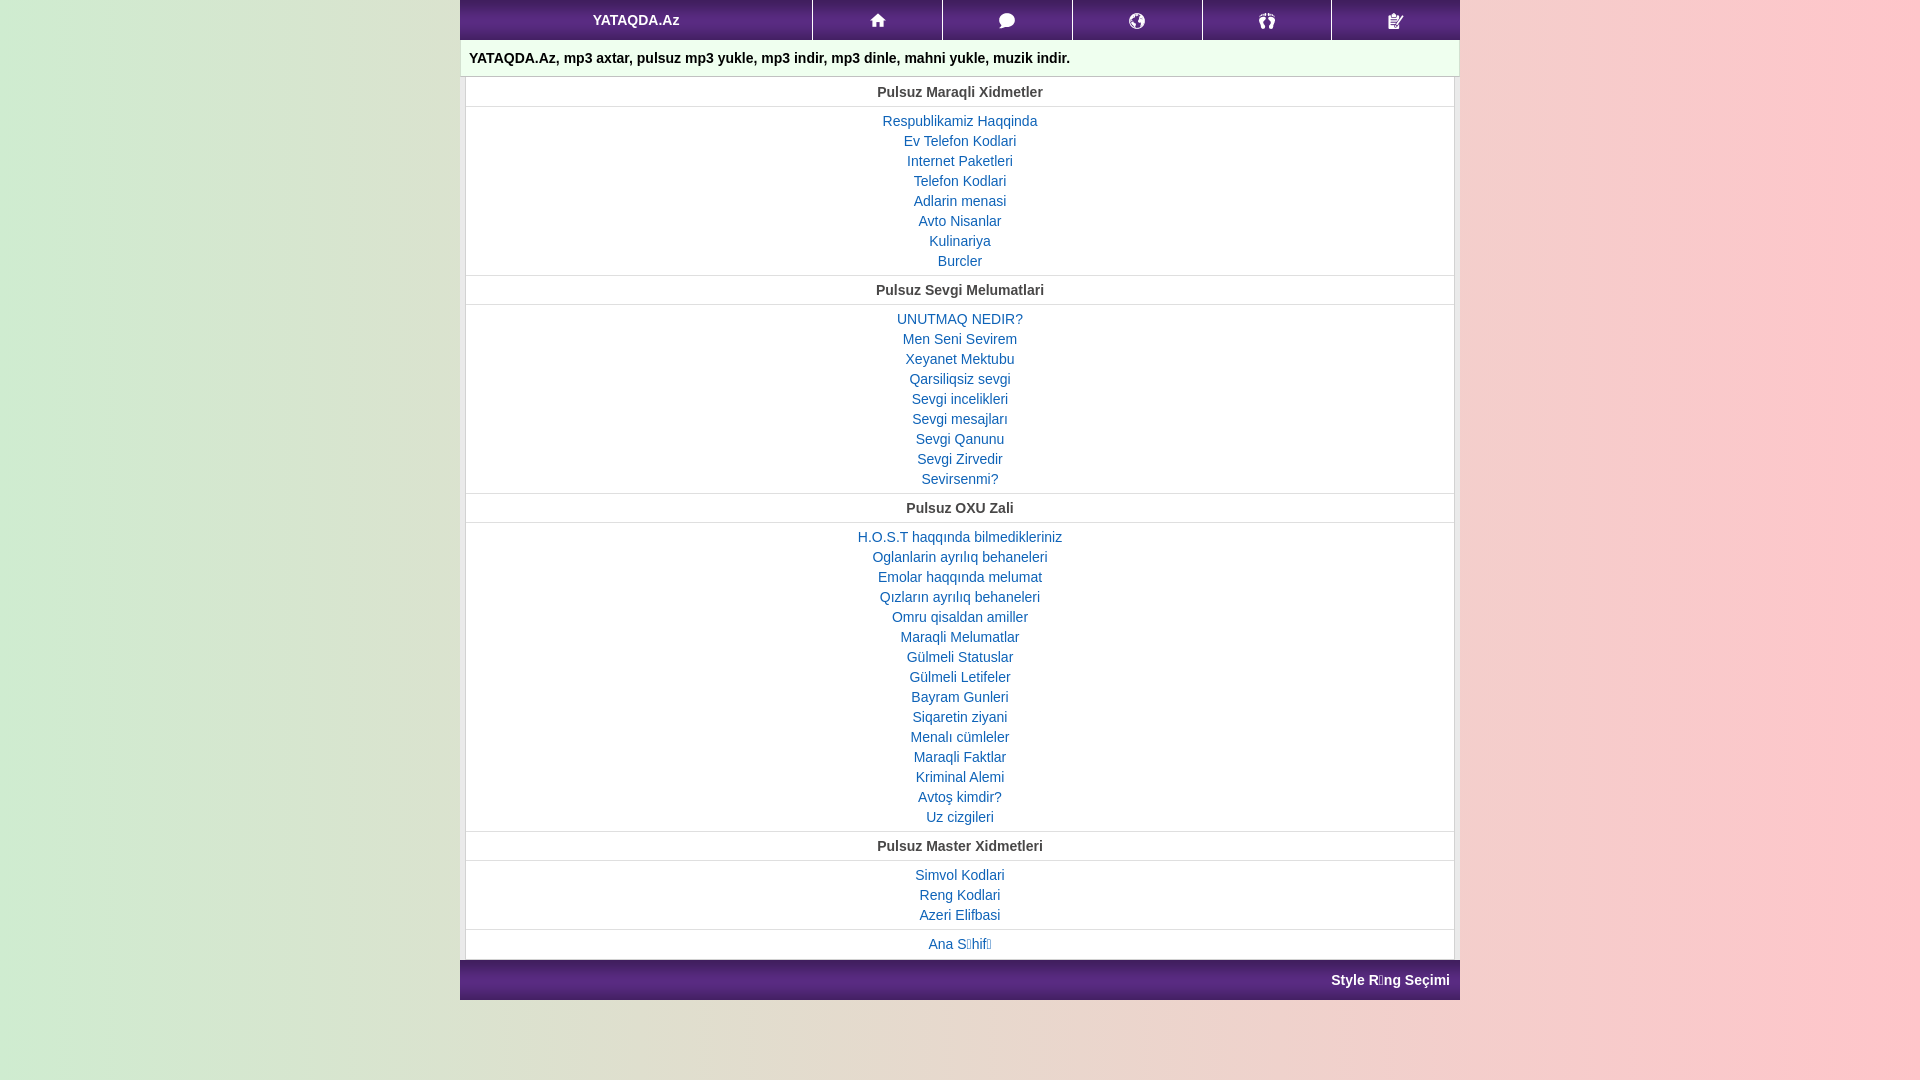 This screenshot has height=1080, width=1920. I want to click on 'UNUTMAQ NEDIR?', so click(896, 318).